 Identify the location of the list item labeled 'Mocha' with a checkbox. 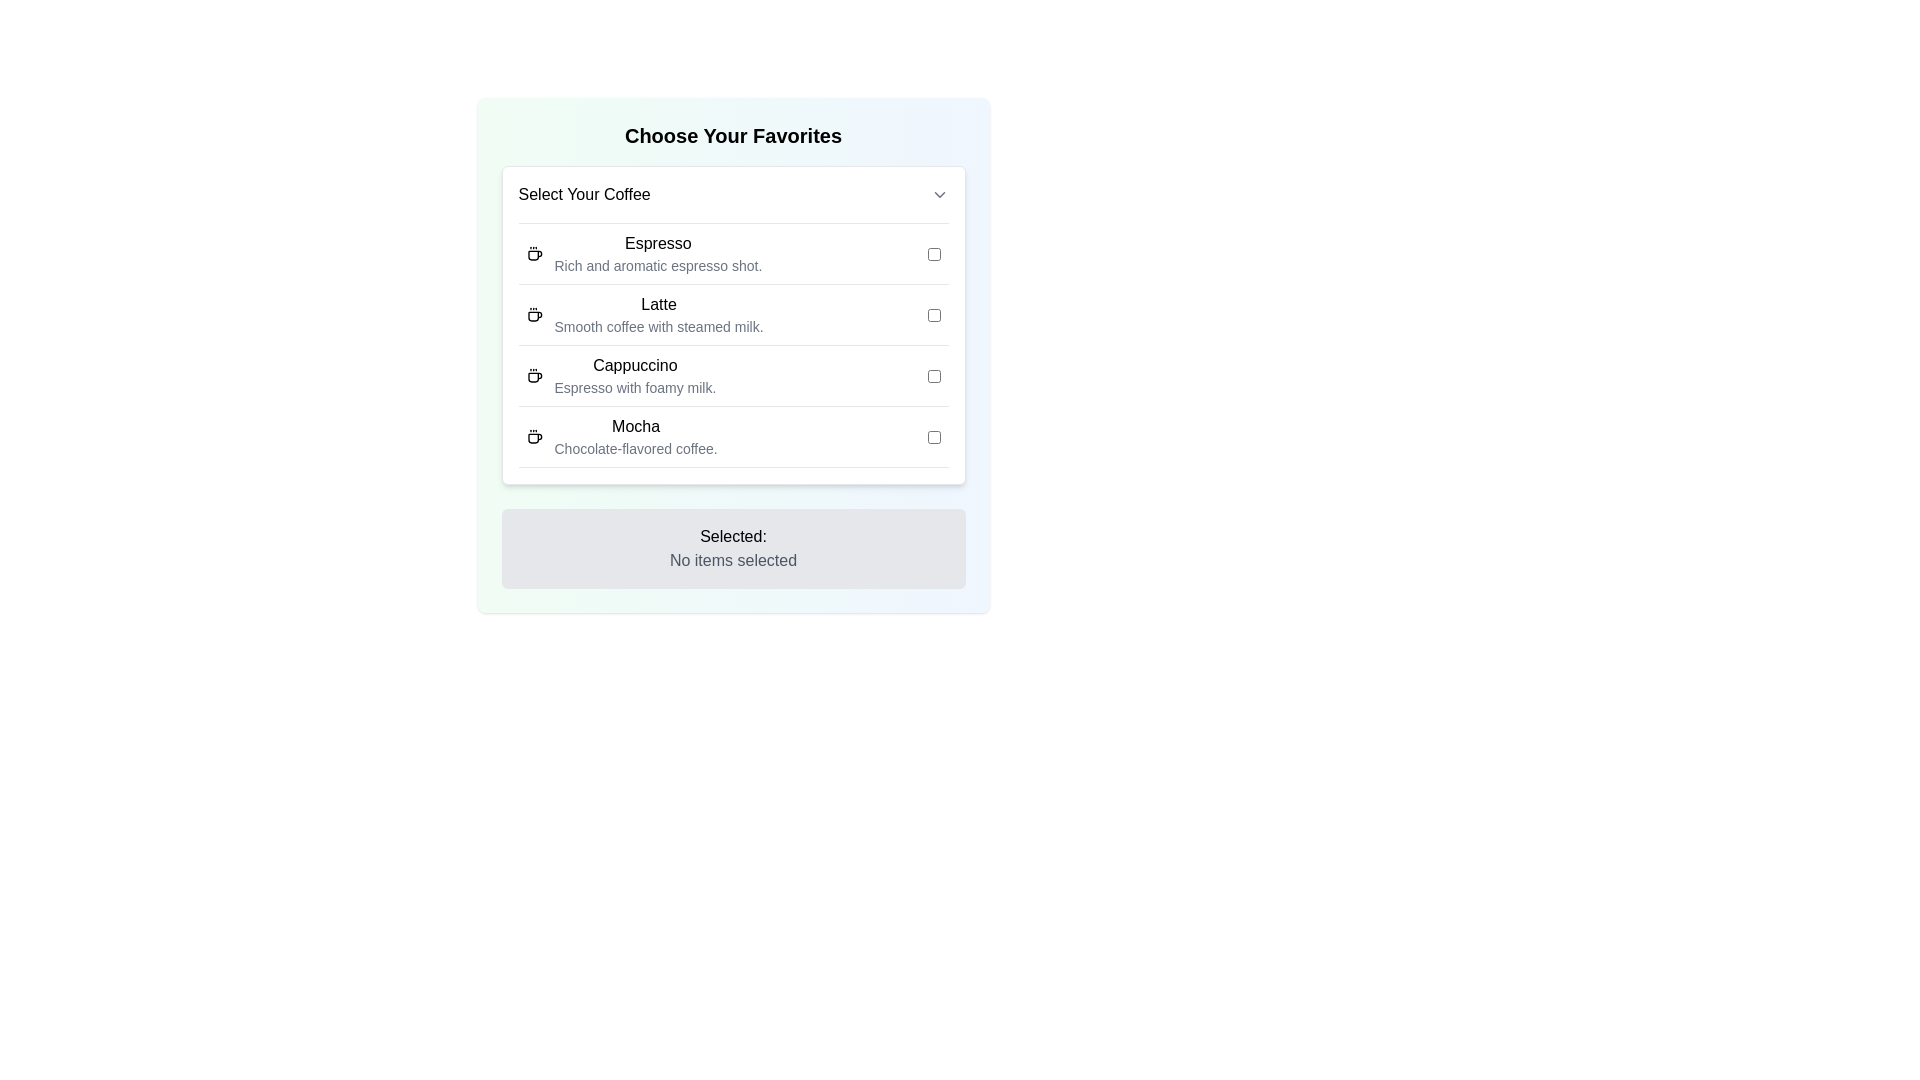
(732, 436).